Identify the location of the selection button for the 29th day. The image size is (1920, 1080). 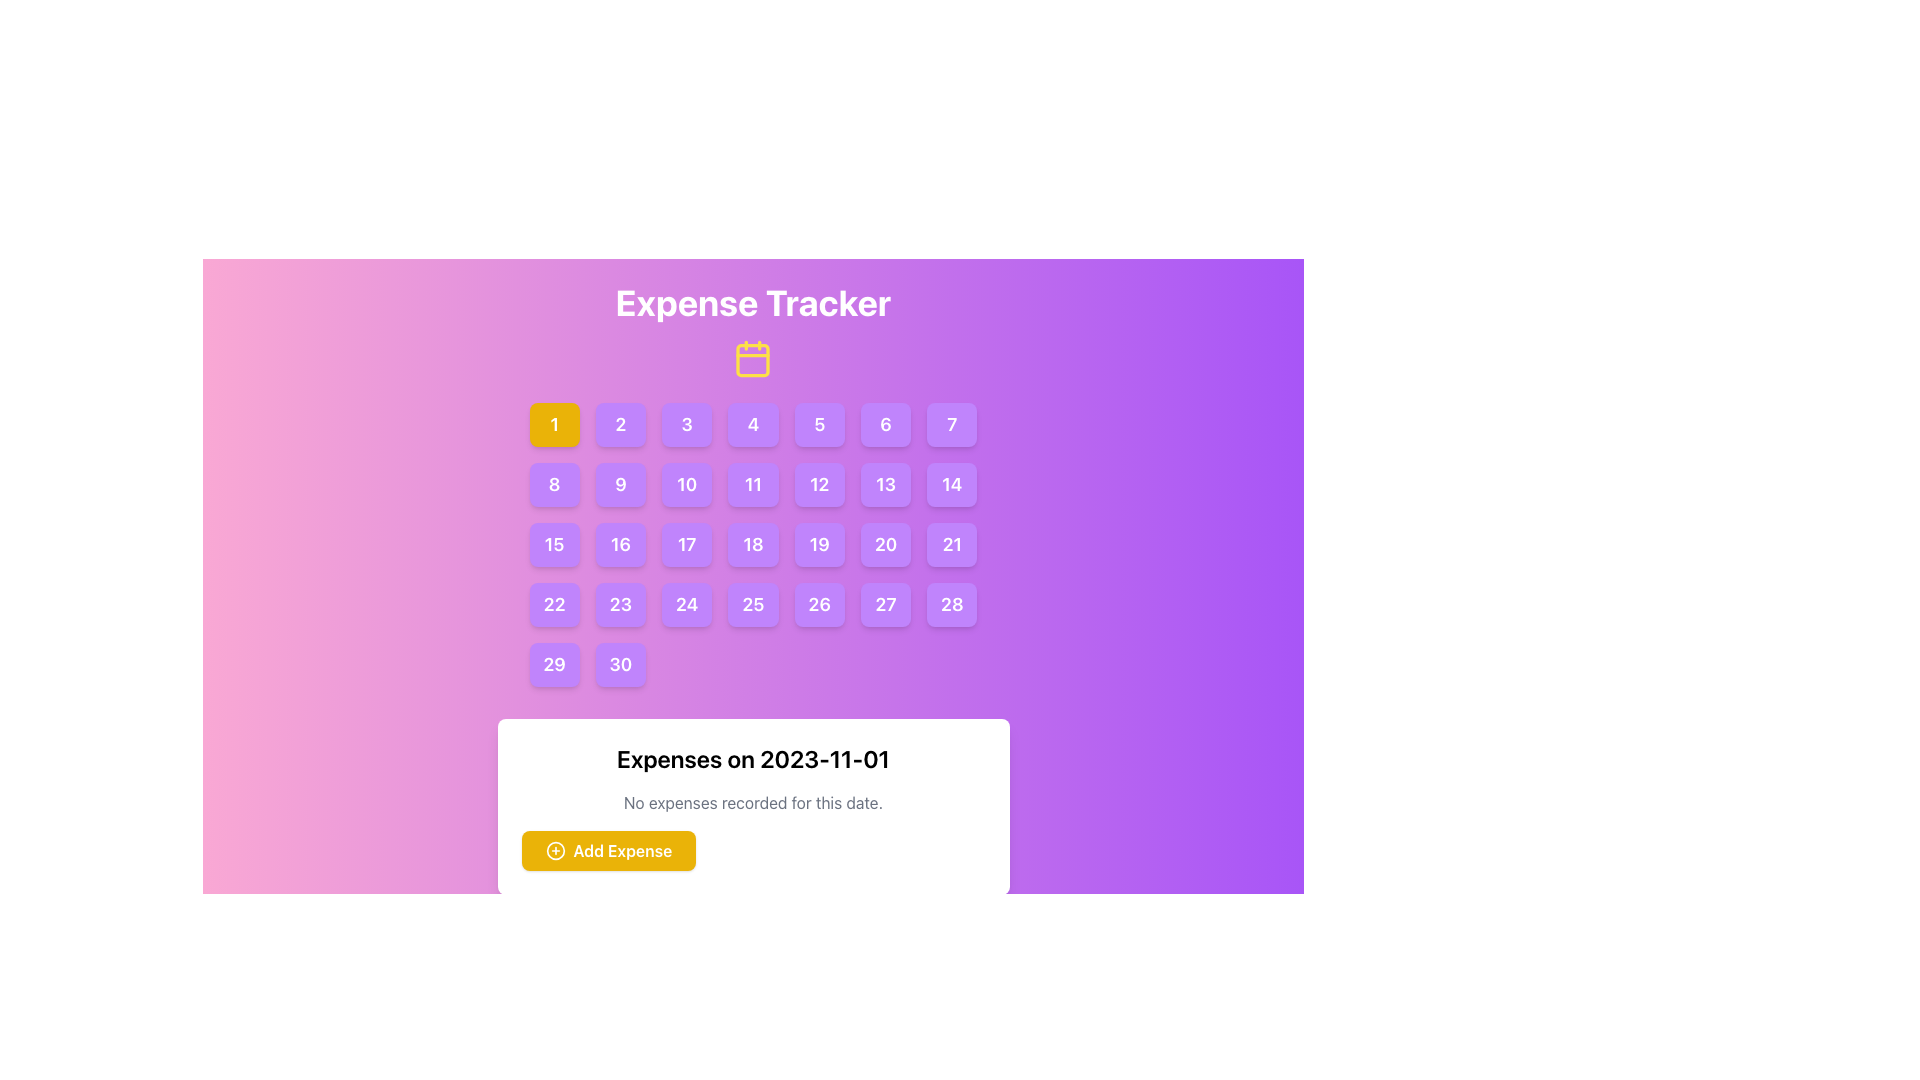
(554, 664).